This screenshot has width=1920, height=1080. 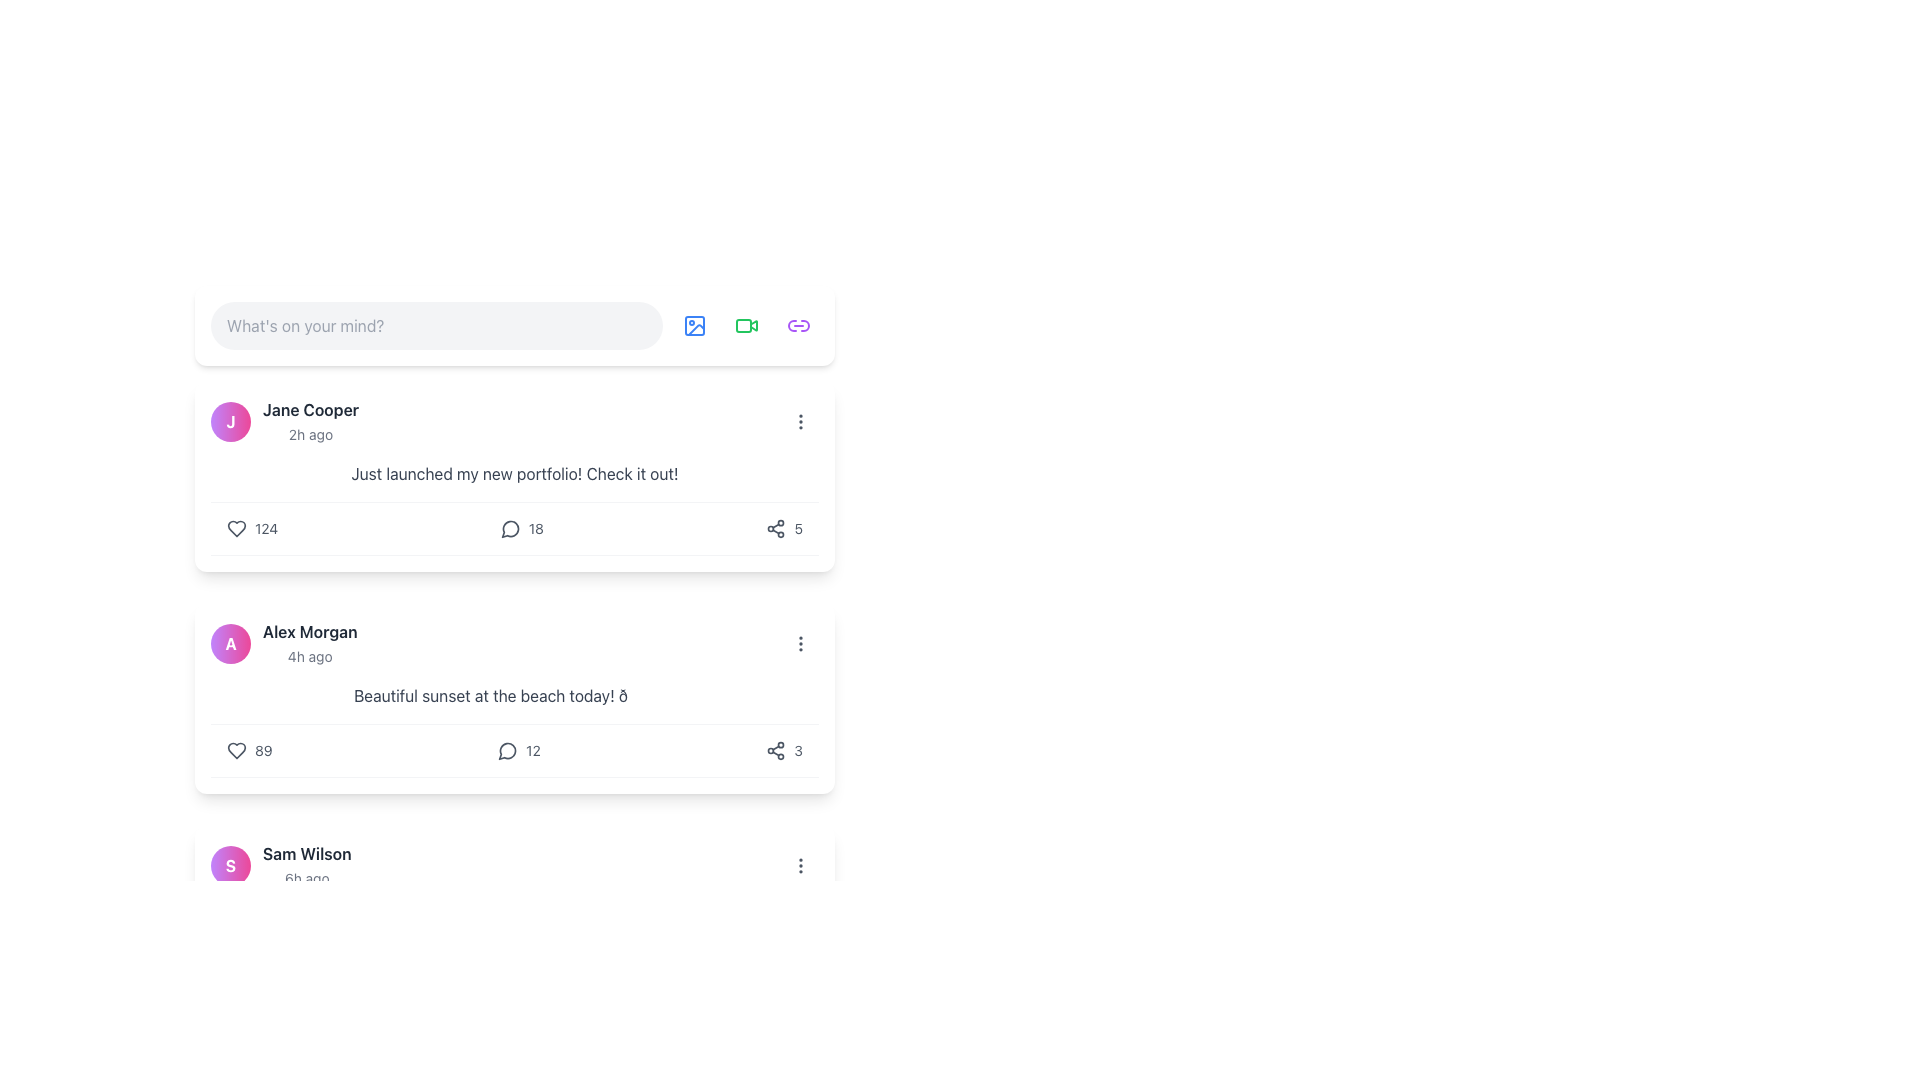 What do you see at coordinates (519, 751) in the screenshot?
I see `the button with a circular speech bubble icon and the numerical label '12'` at bounding box center [519, 751].